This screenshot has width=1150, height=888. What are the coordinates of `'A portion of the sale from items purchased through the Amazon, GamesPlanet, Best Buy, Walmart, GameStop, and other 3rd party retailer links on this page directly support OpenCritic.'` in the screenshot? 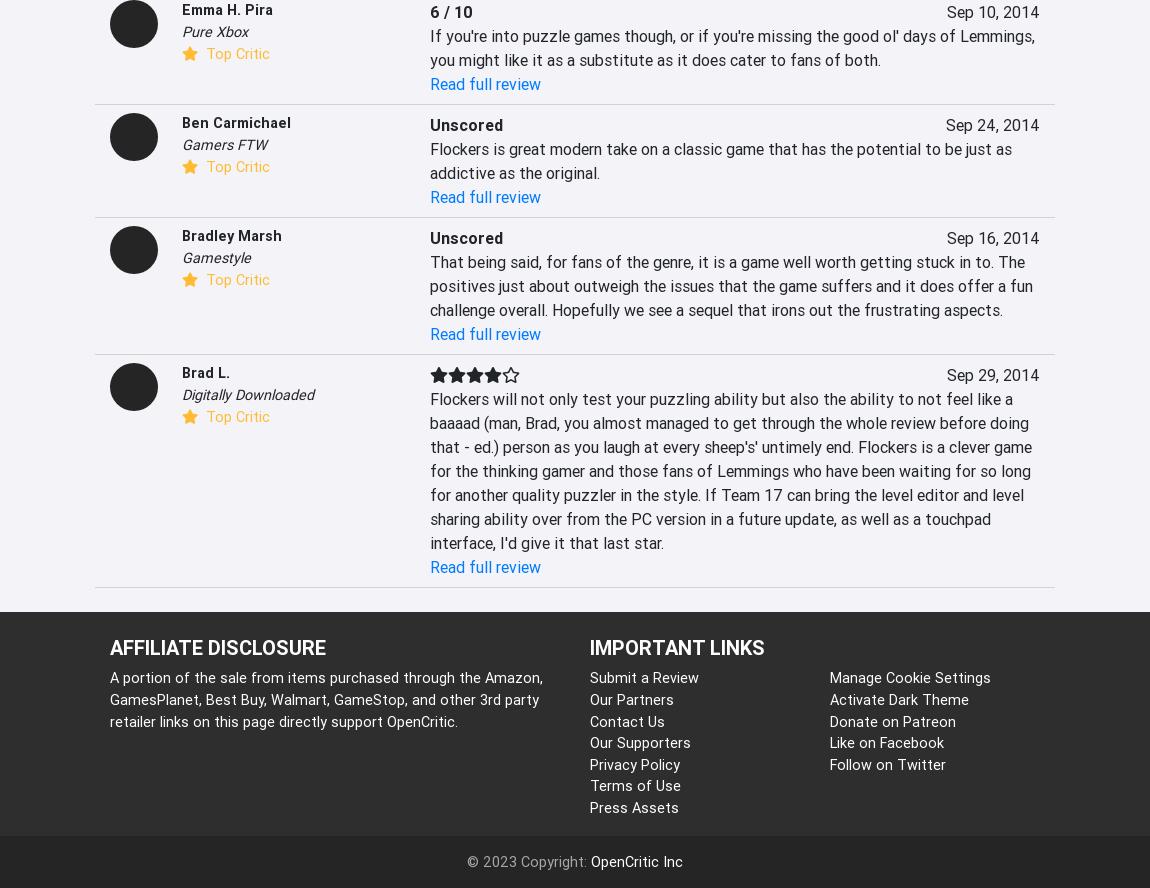 It's located at (326, 699).